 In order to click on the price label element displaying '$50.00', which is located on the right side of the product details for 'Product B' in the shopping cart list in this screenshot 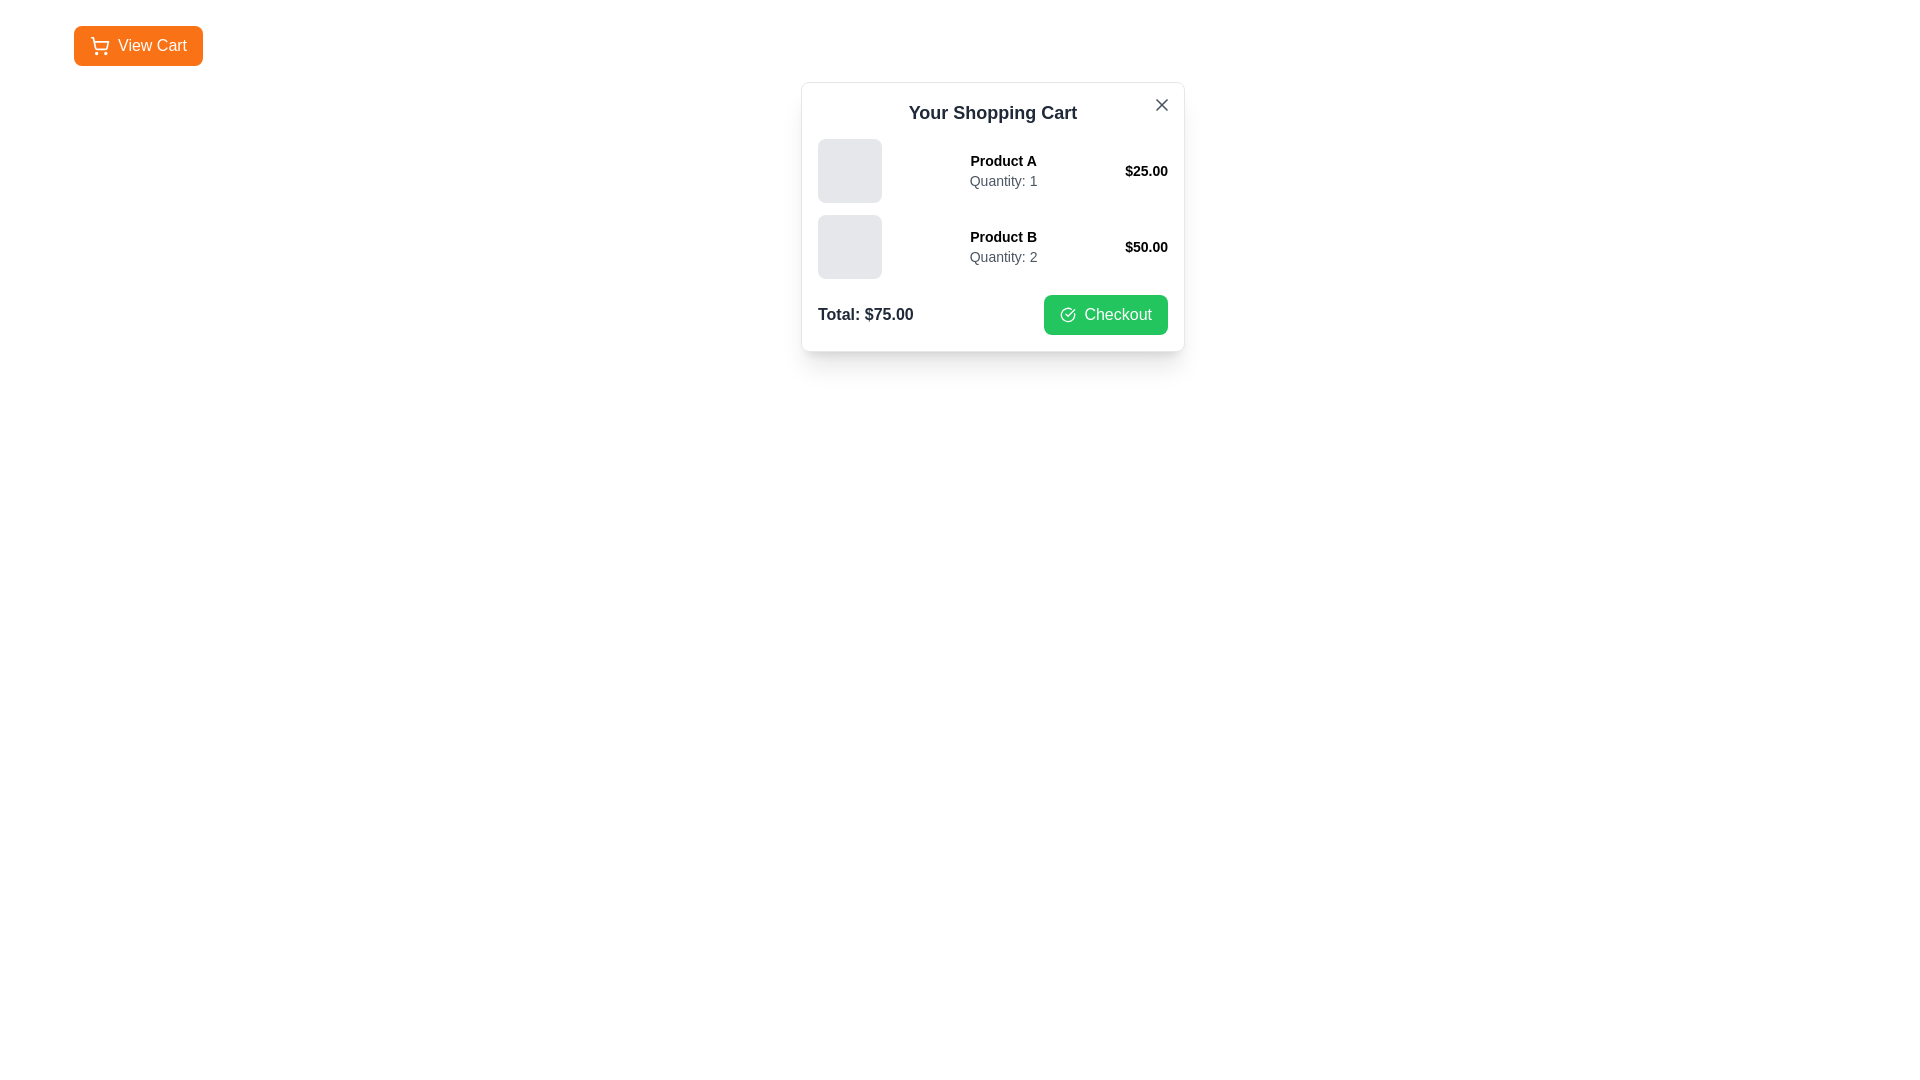, I will do `click(1146, 245)`.